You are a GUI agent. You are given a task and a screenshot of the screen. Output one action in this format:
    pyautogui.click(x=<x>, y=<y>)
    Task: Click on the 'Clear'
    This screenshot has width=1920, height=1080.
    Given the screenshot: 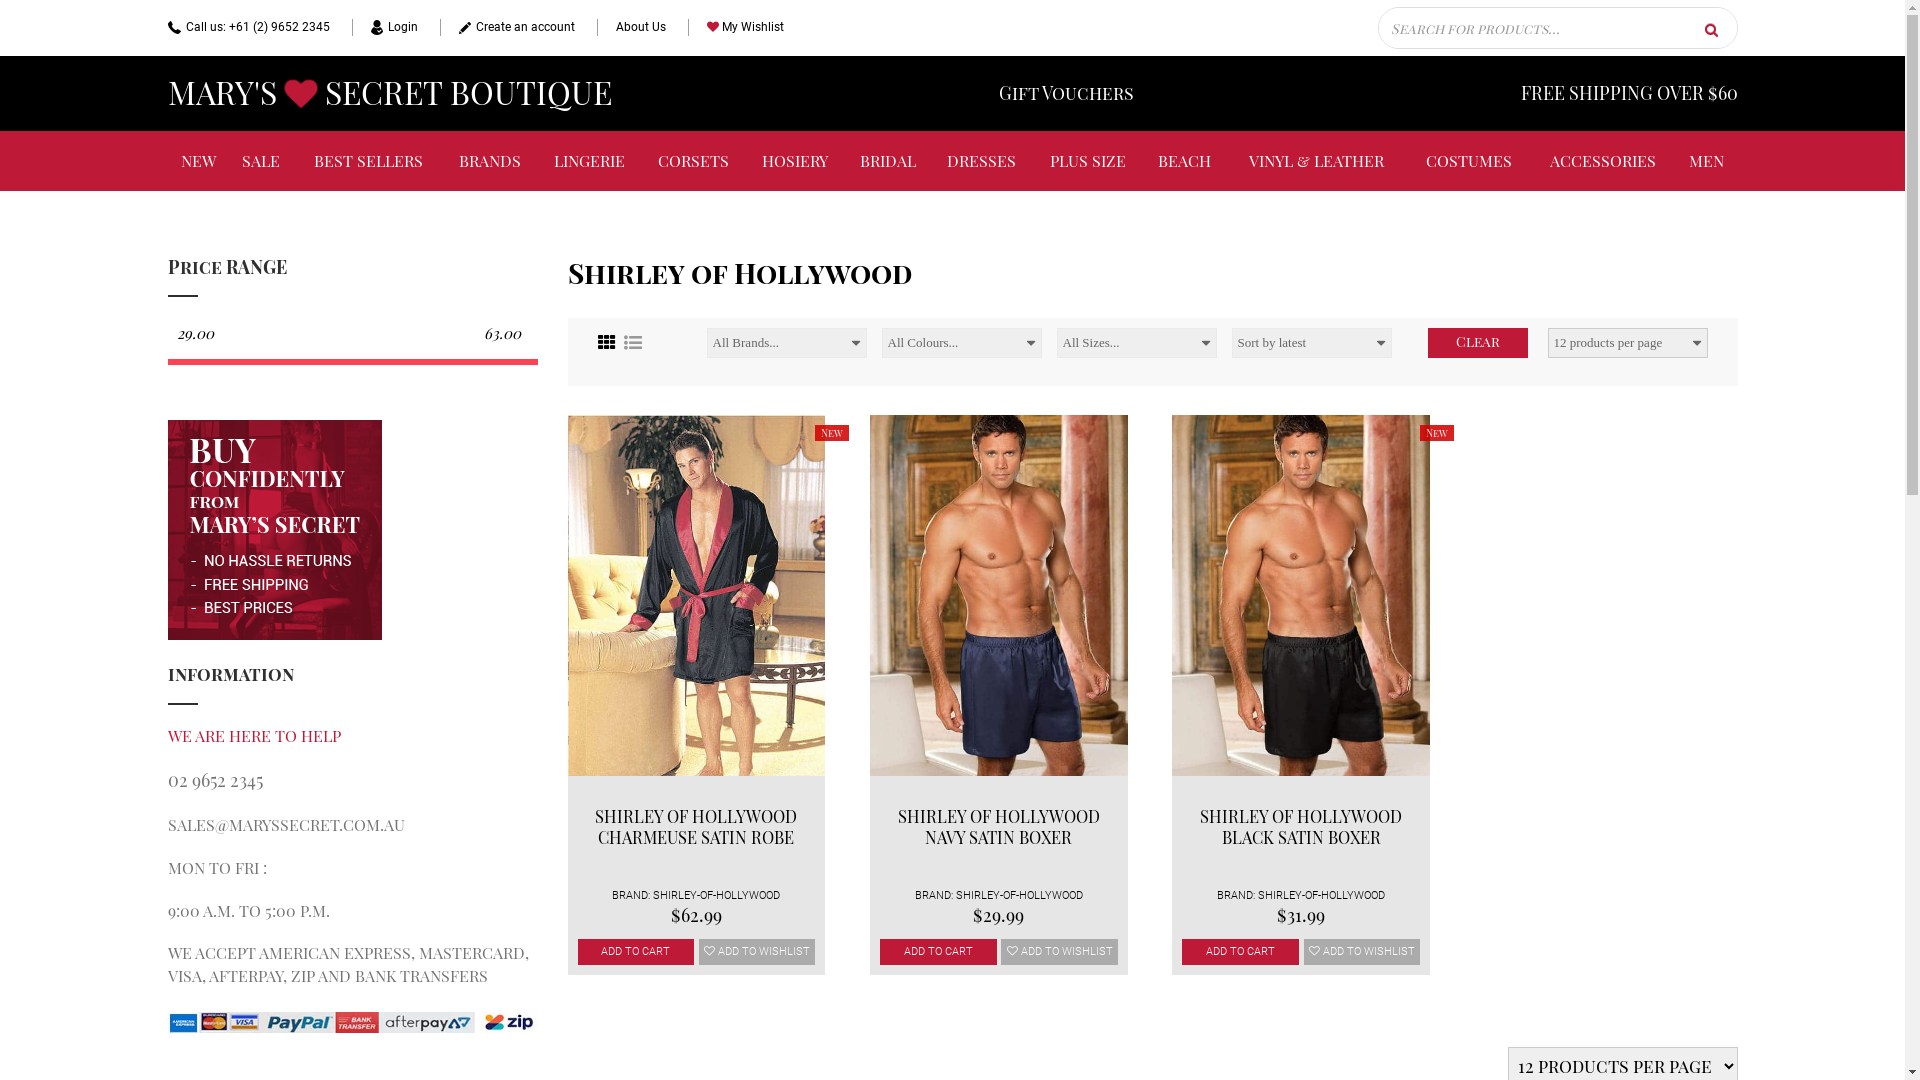 What is the action you would take?
    pyautogui.click(x=1478, y=342)
    